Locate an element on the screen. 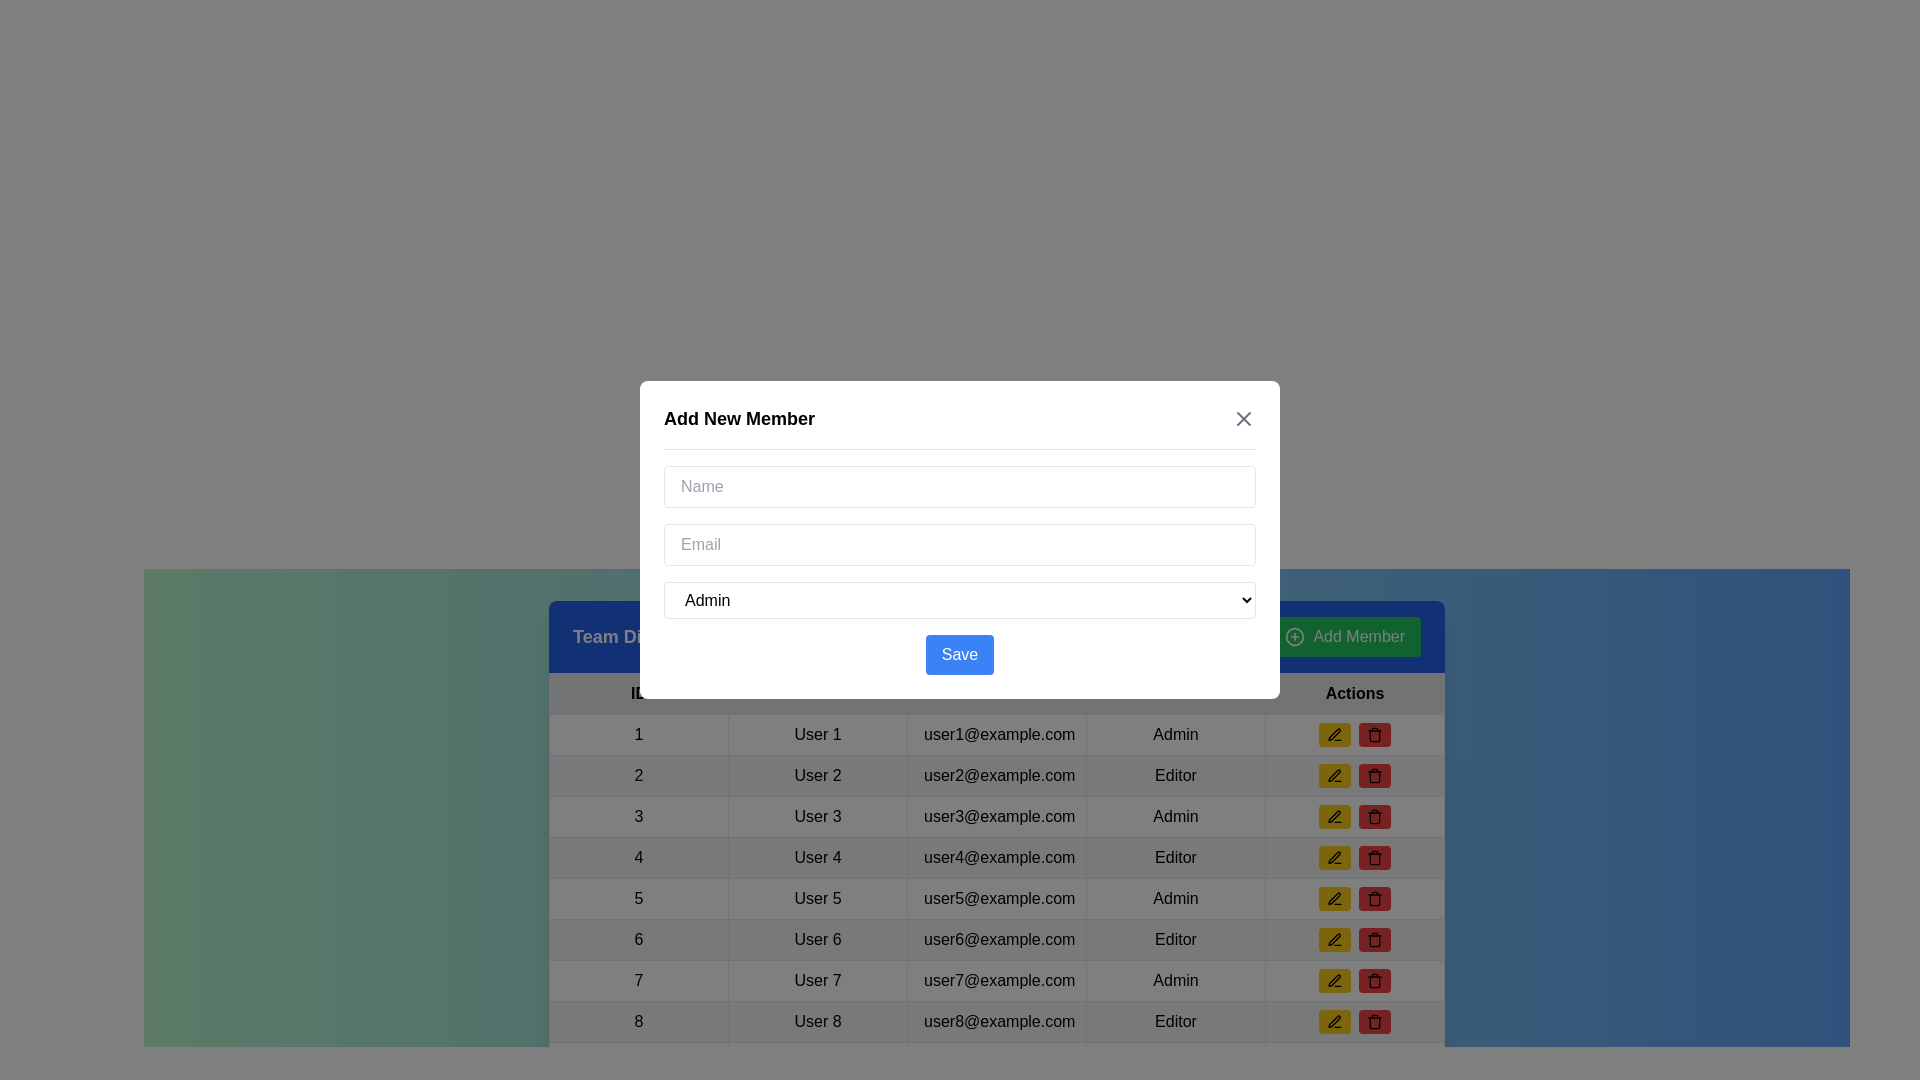  the text display element that represents the unique identifier for 'User 3' in the Team Details section of the table is located at coordinates (637, 817).